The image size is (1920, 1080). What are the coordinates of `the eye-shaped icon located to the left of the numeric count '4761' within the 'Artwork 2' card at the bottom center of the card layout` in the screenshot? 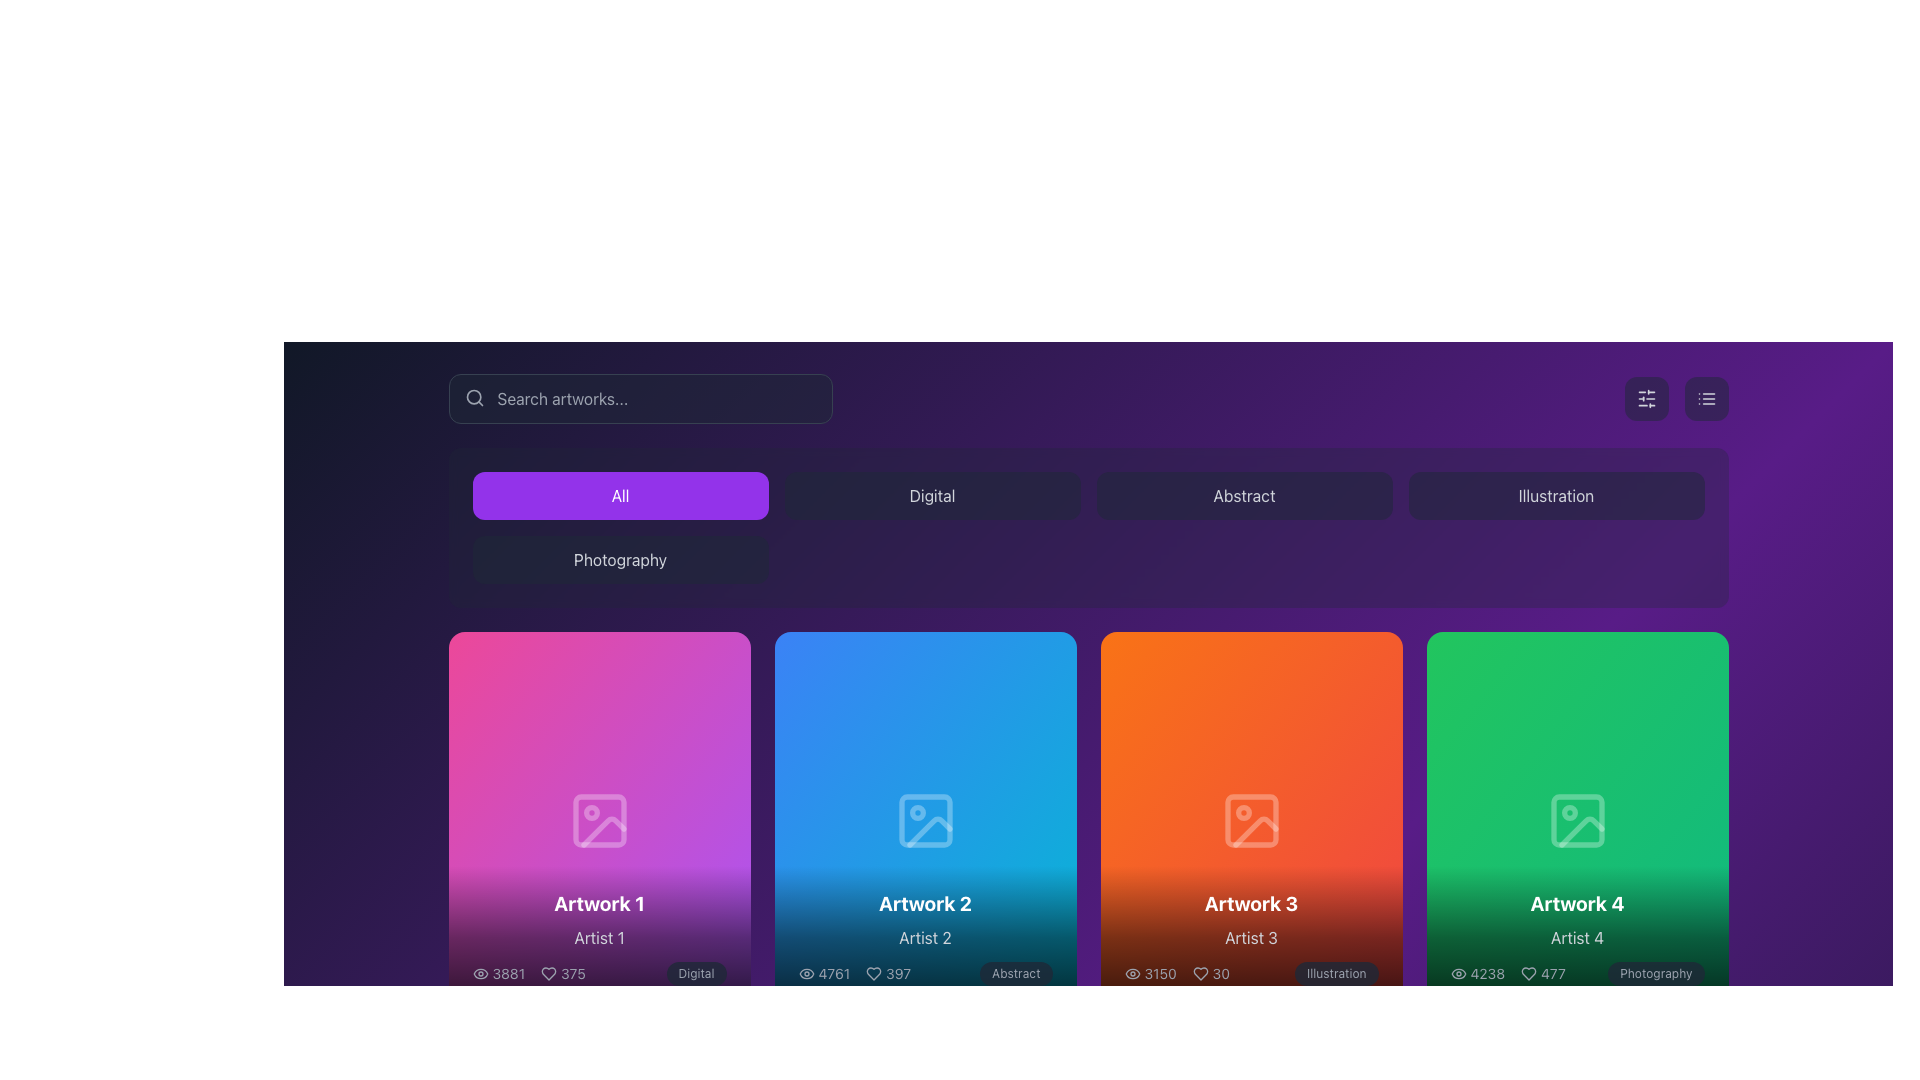 It's located at (806, 972).